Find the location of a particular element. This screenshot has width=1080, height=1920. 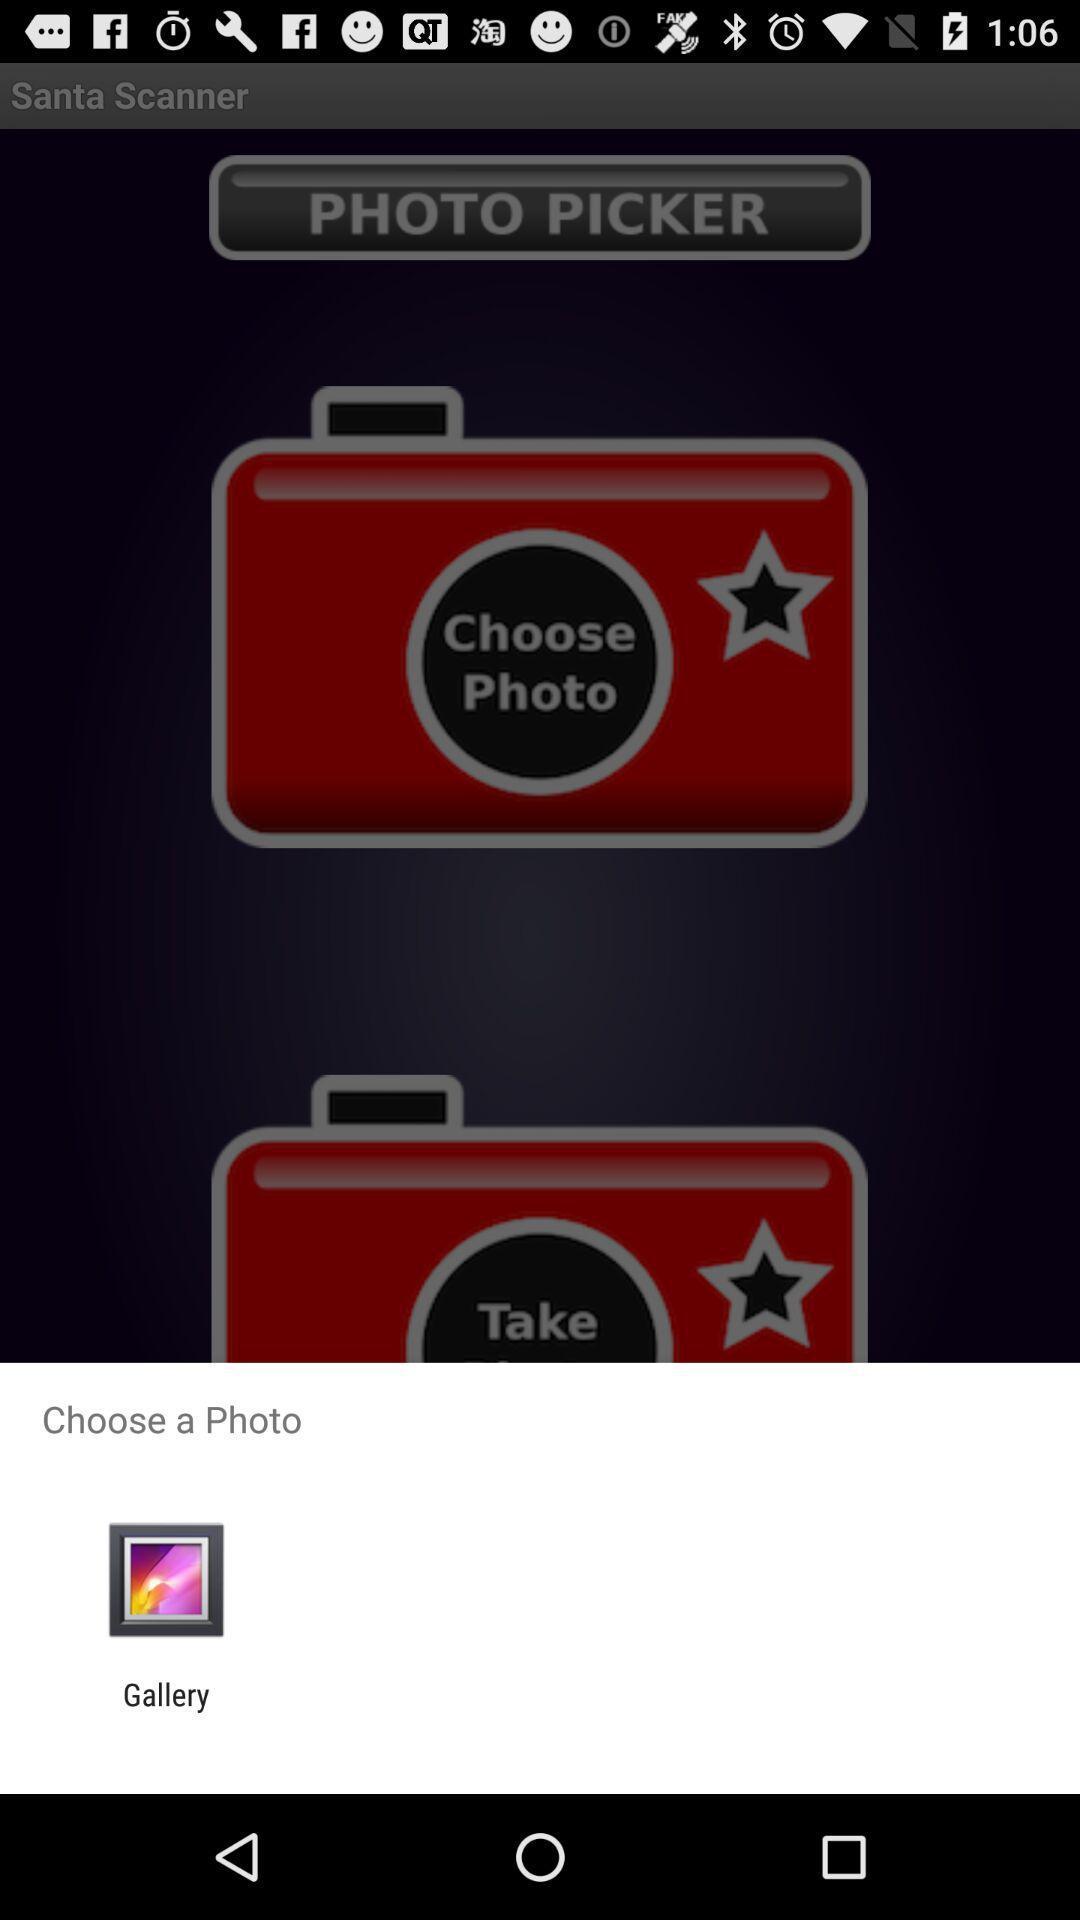

item below the choose a photo item is located at coordinates (165, 1579).